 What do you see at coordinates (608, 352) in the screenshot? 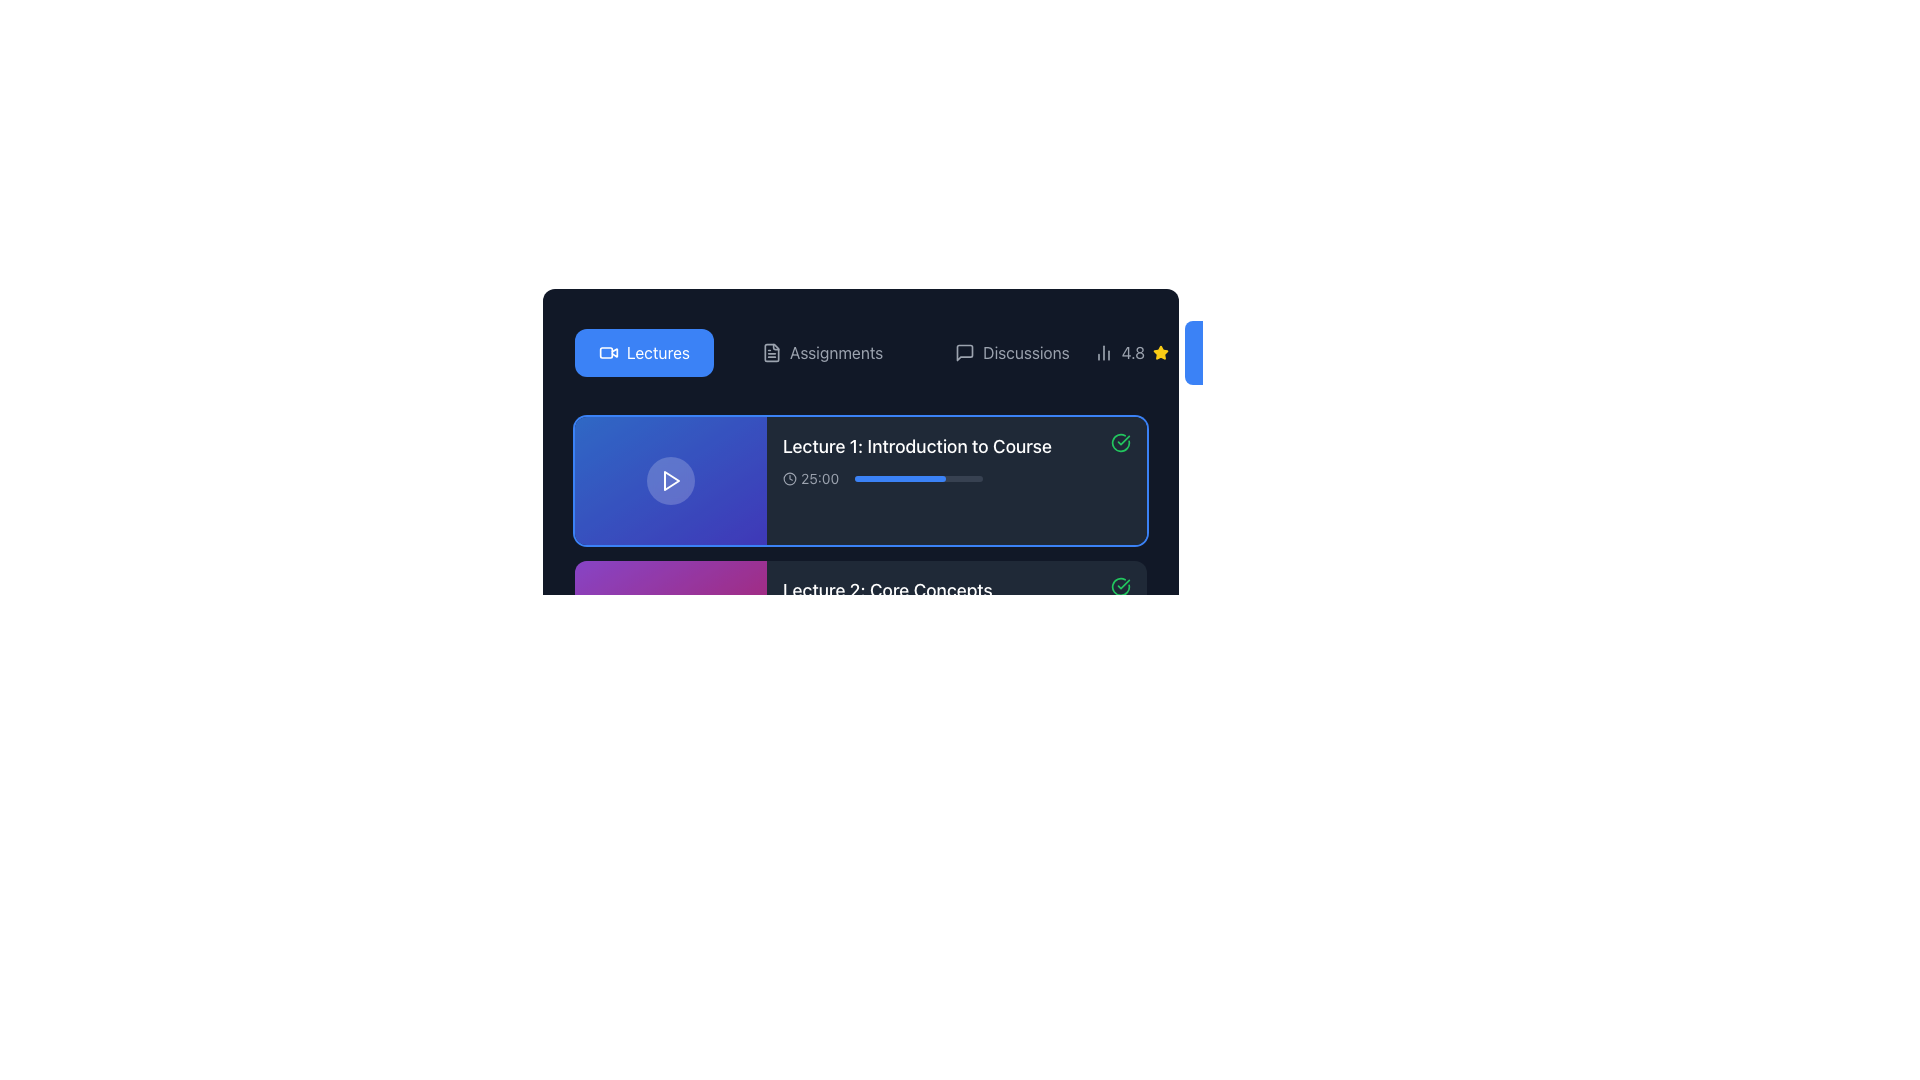
I see `the SVG graphical component that serves as a visual indicator for video-related features, located within the 'Lectures' button in the top-left section of the menu bar` at bounding box center [608, 352].